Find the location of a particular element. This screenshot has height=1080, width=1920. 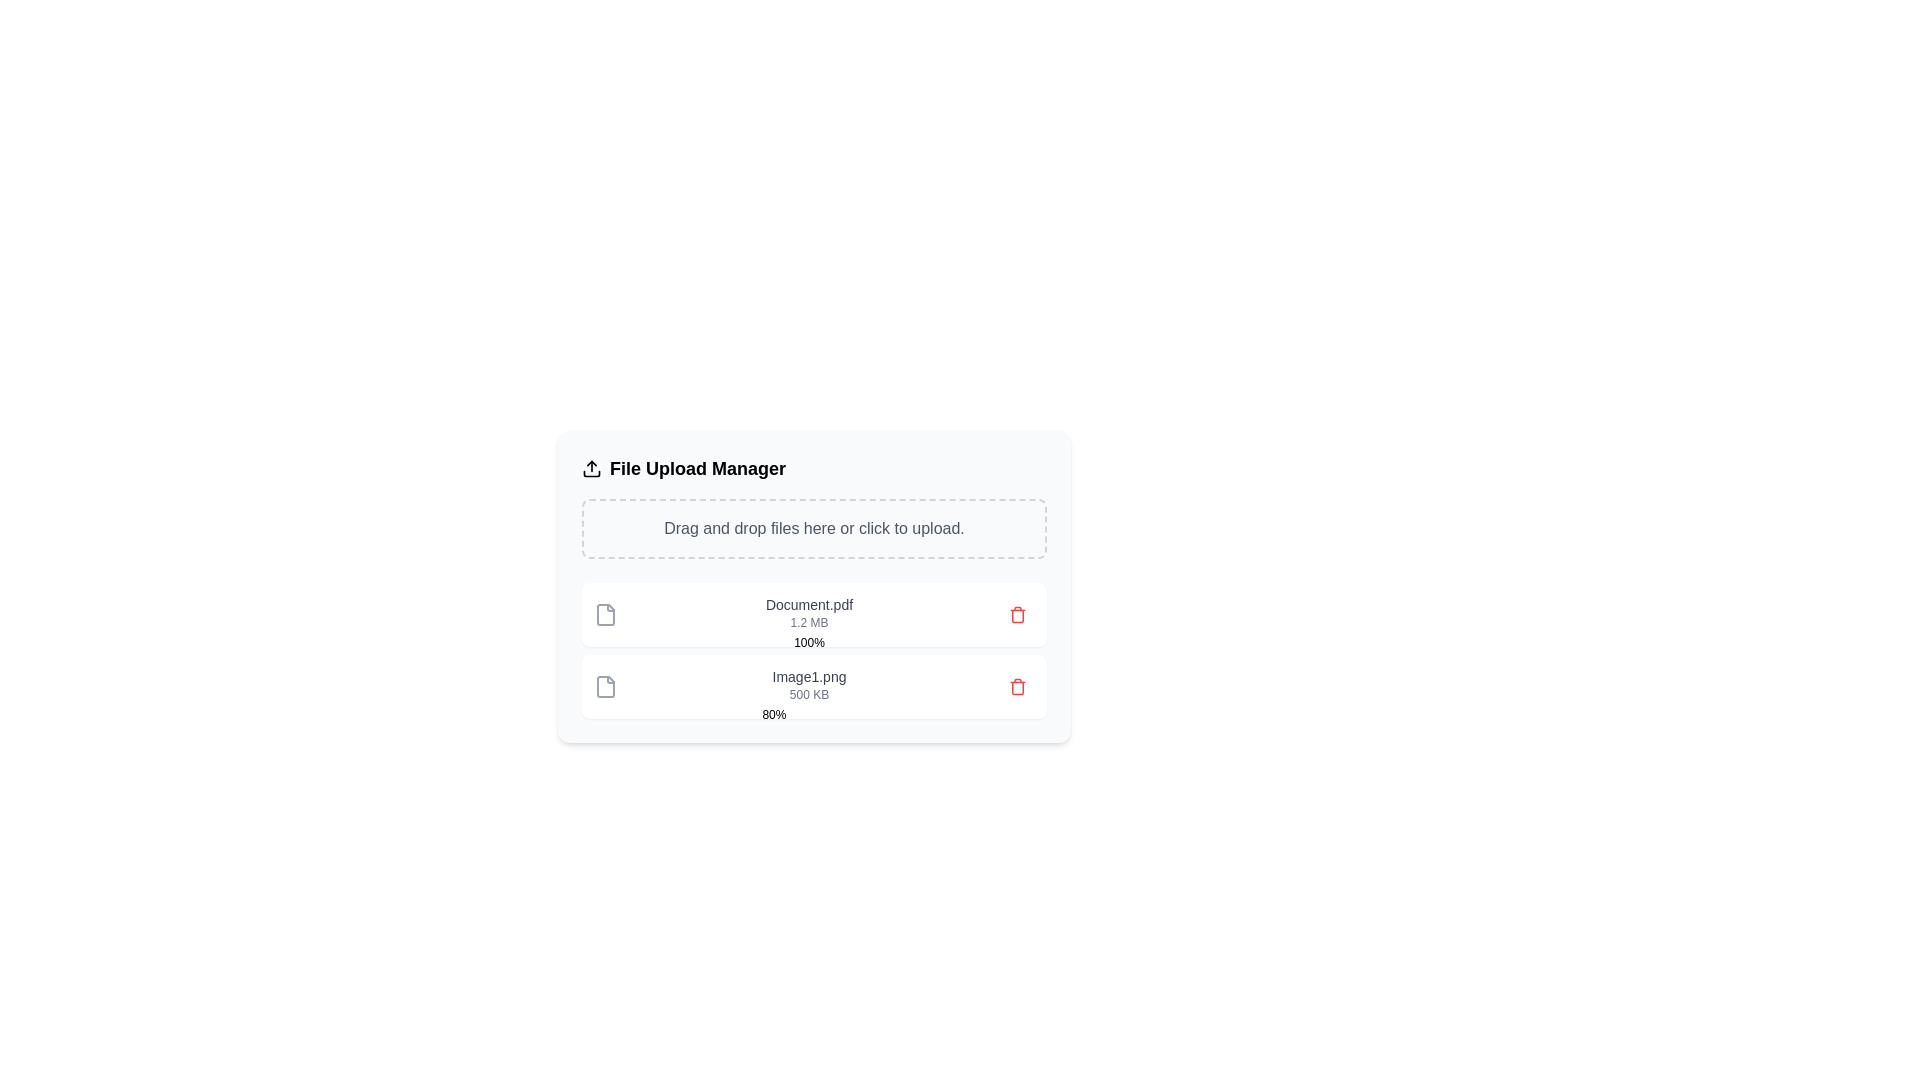

the static text label displaying 'Image1.png' in gray color, located above the '500 KB' text in the file upload manager interface is located at coordinates (809, 676).